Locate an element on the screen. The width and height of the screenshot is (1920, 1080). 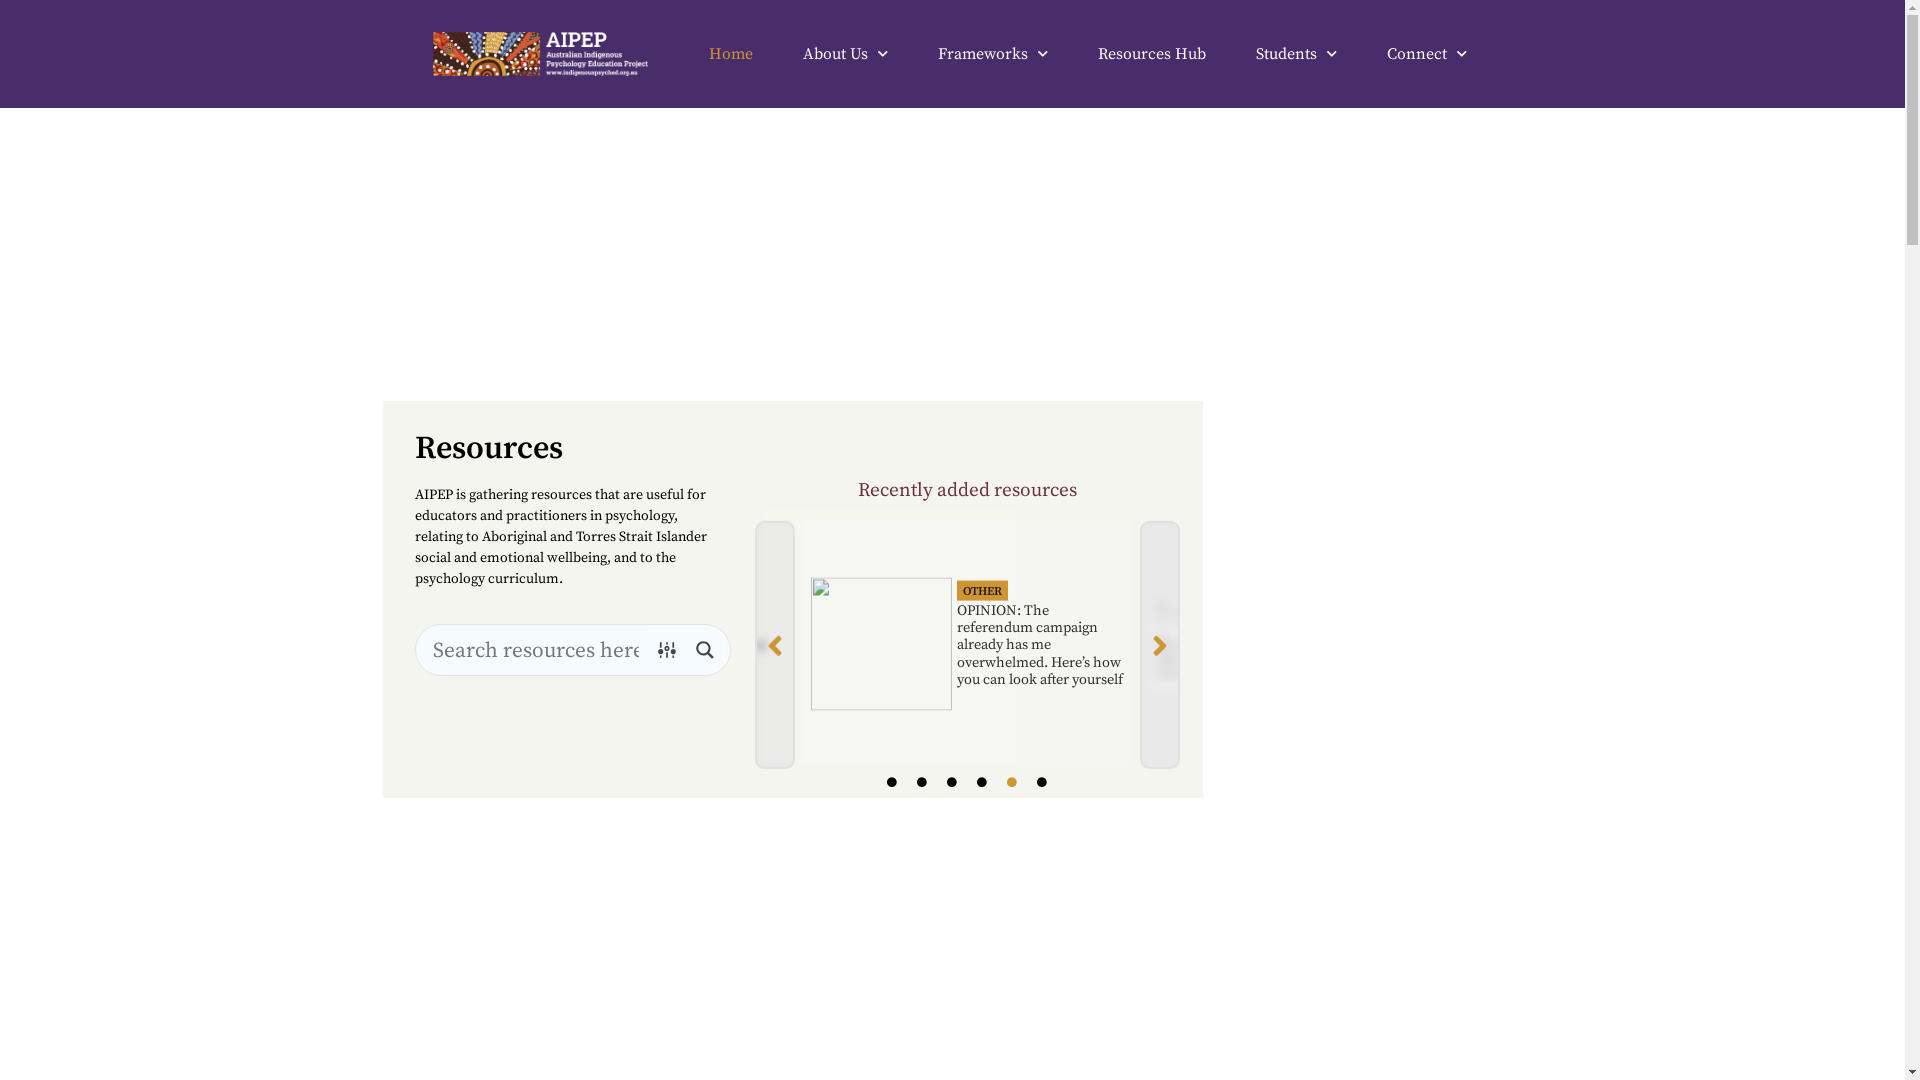
'Connect' is located at coordinates (1425, 53).